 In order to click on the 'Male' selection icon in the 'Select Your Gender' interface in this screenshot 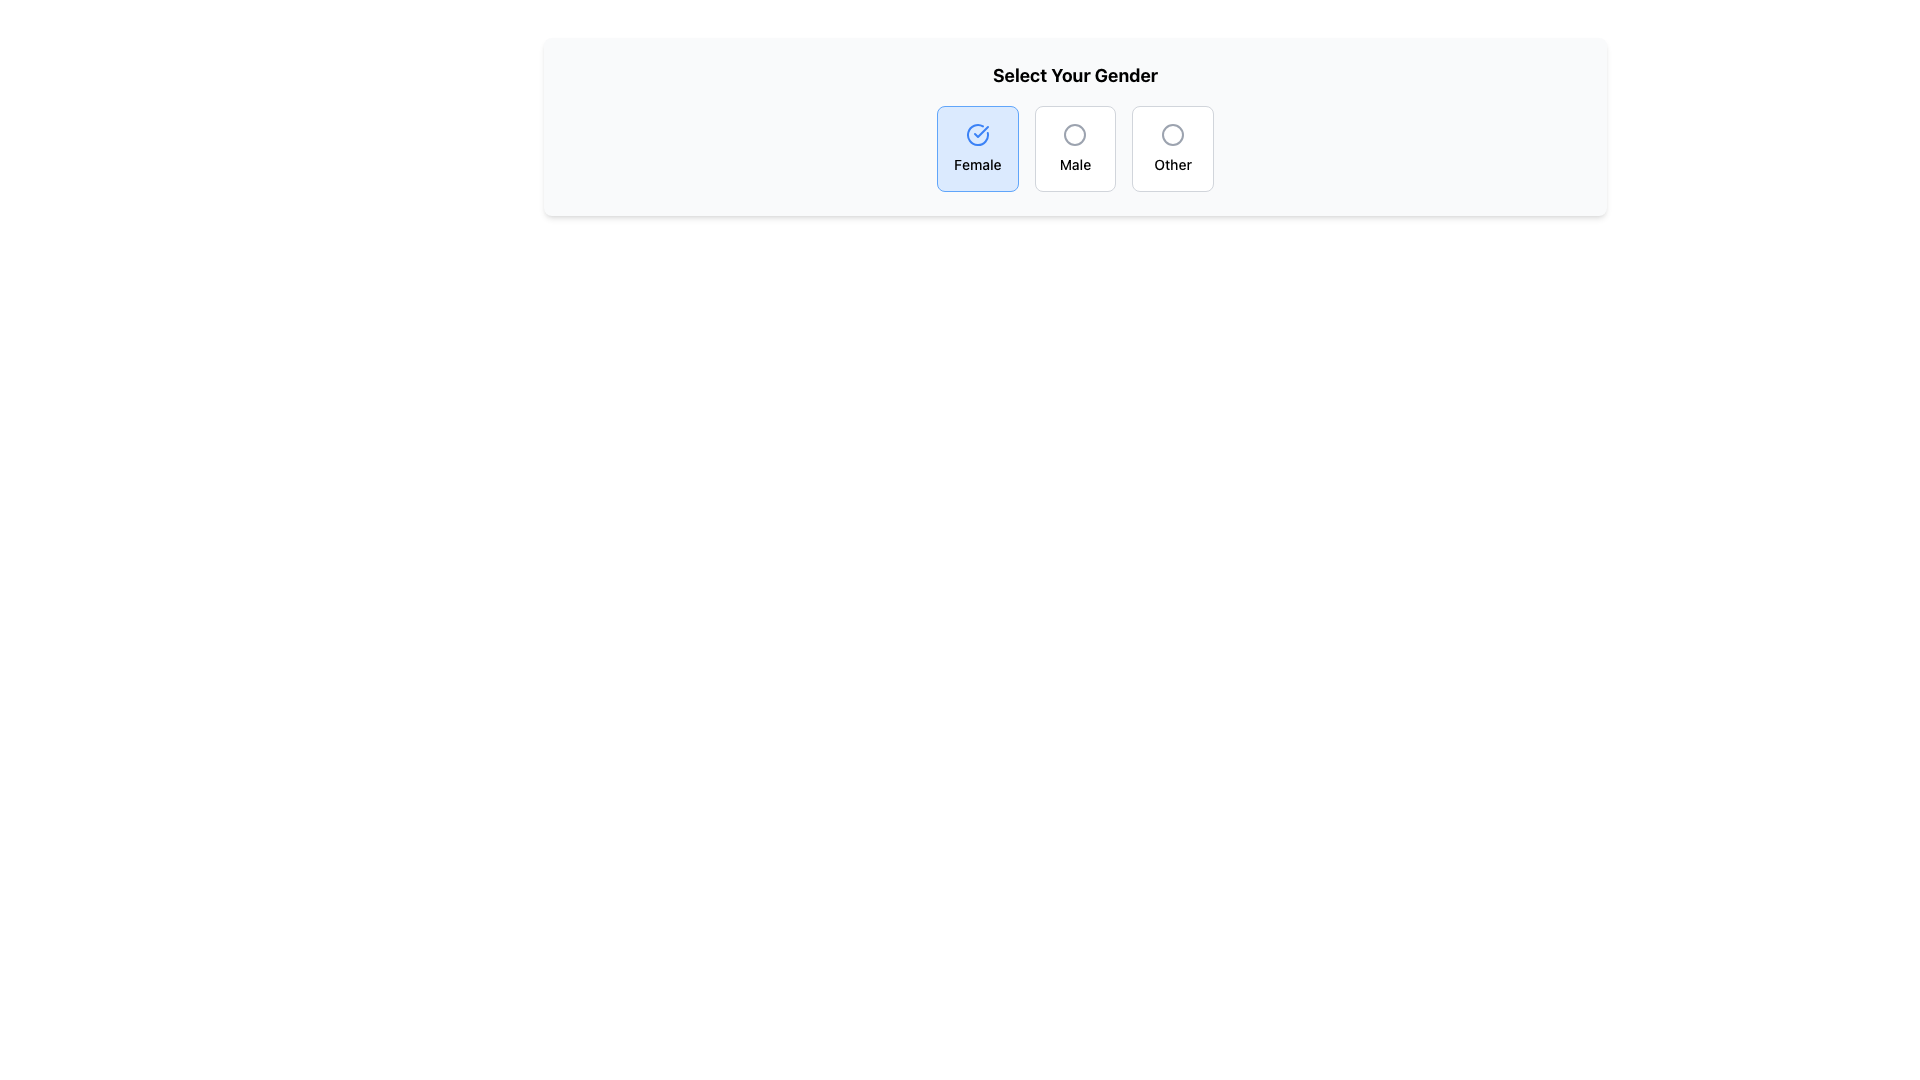, I will do `click(1074, 135)`.